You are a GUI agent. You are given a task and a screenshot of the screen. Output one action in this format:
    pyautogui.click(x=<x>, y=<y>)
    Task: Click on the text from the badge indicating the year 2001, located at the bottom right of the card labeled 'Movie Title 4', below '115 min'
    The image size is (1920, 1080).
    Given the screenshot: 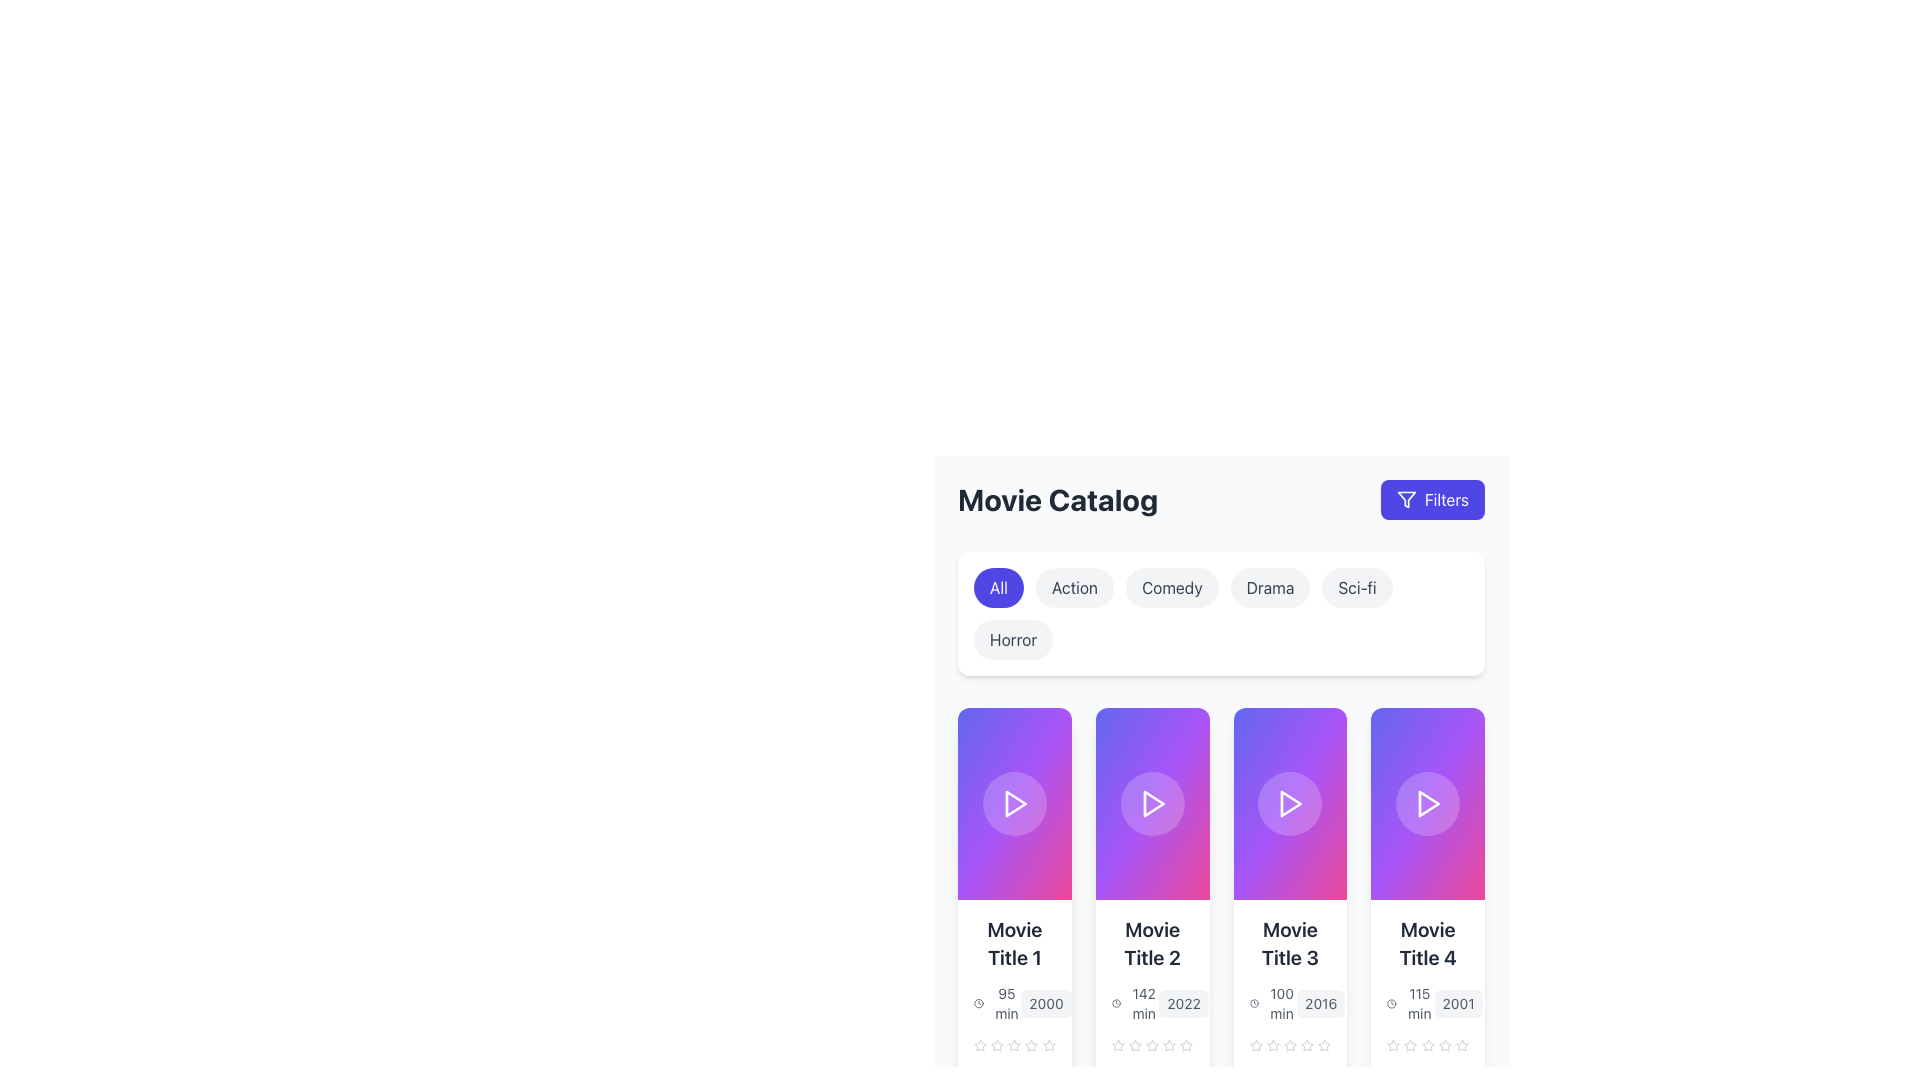 What is the action you would take?
    pyautogui.click(x=1458, y=1003)
    